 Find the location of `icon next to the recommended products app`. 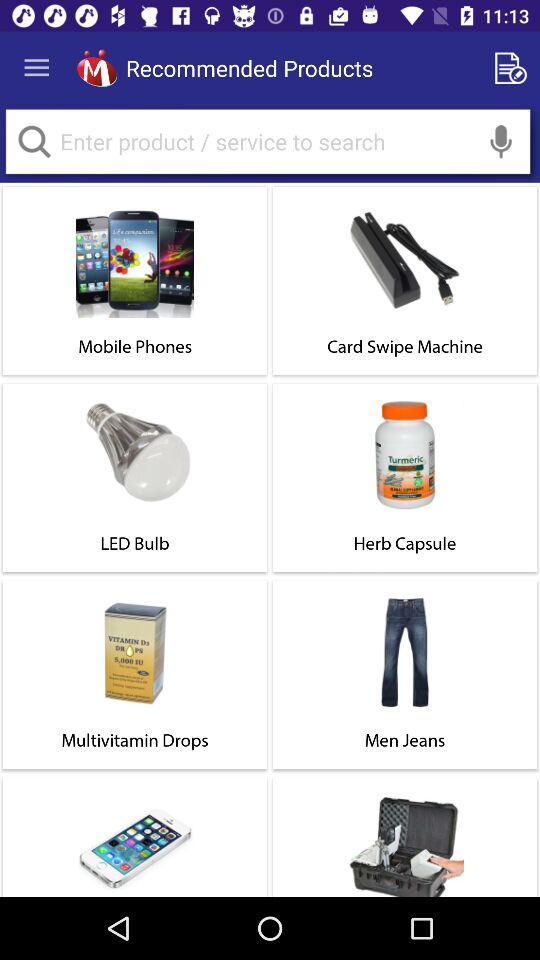

icon next to the recommended products app is located at coordinates (96, 68).